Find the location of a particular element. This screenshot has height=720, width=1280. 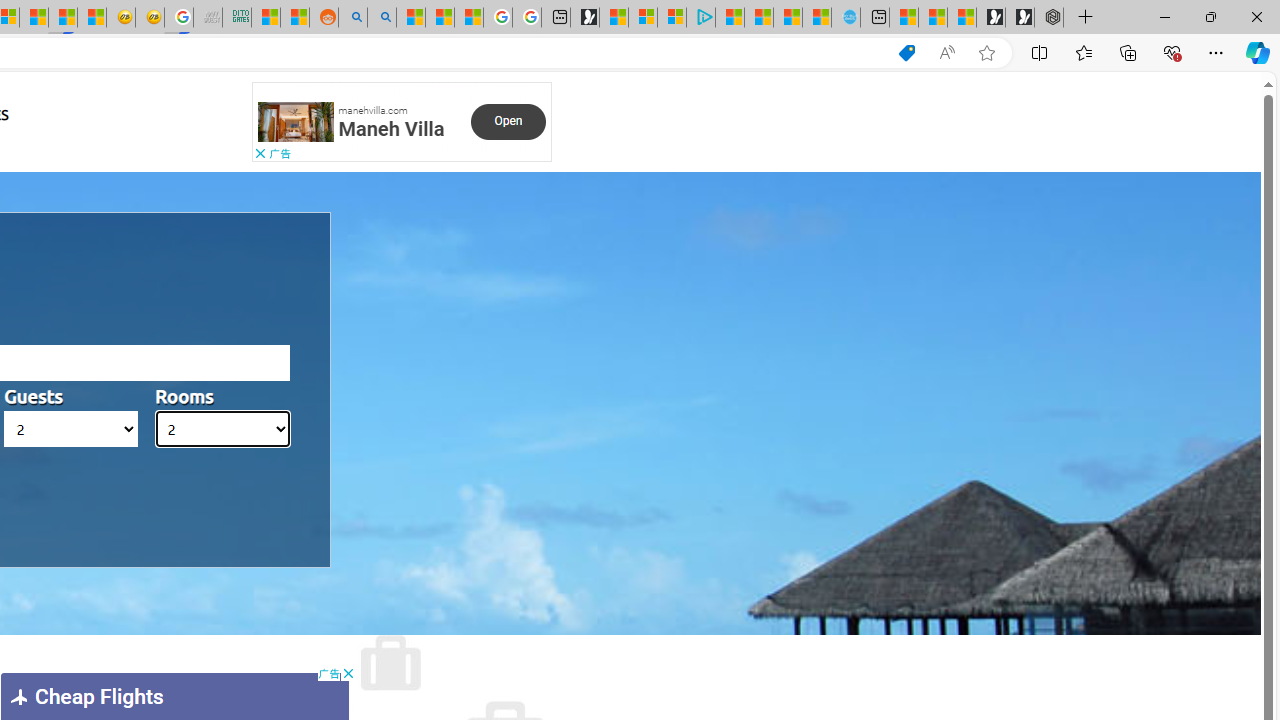

'Utah sues federal government - Search' is located at coordinates (381, 17).